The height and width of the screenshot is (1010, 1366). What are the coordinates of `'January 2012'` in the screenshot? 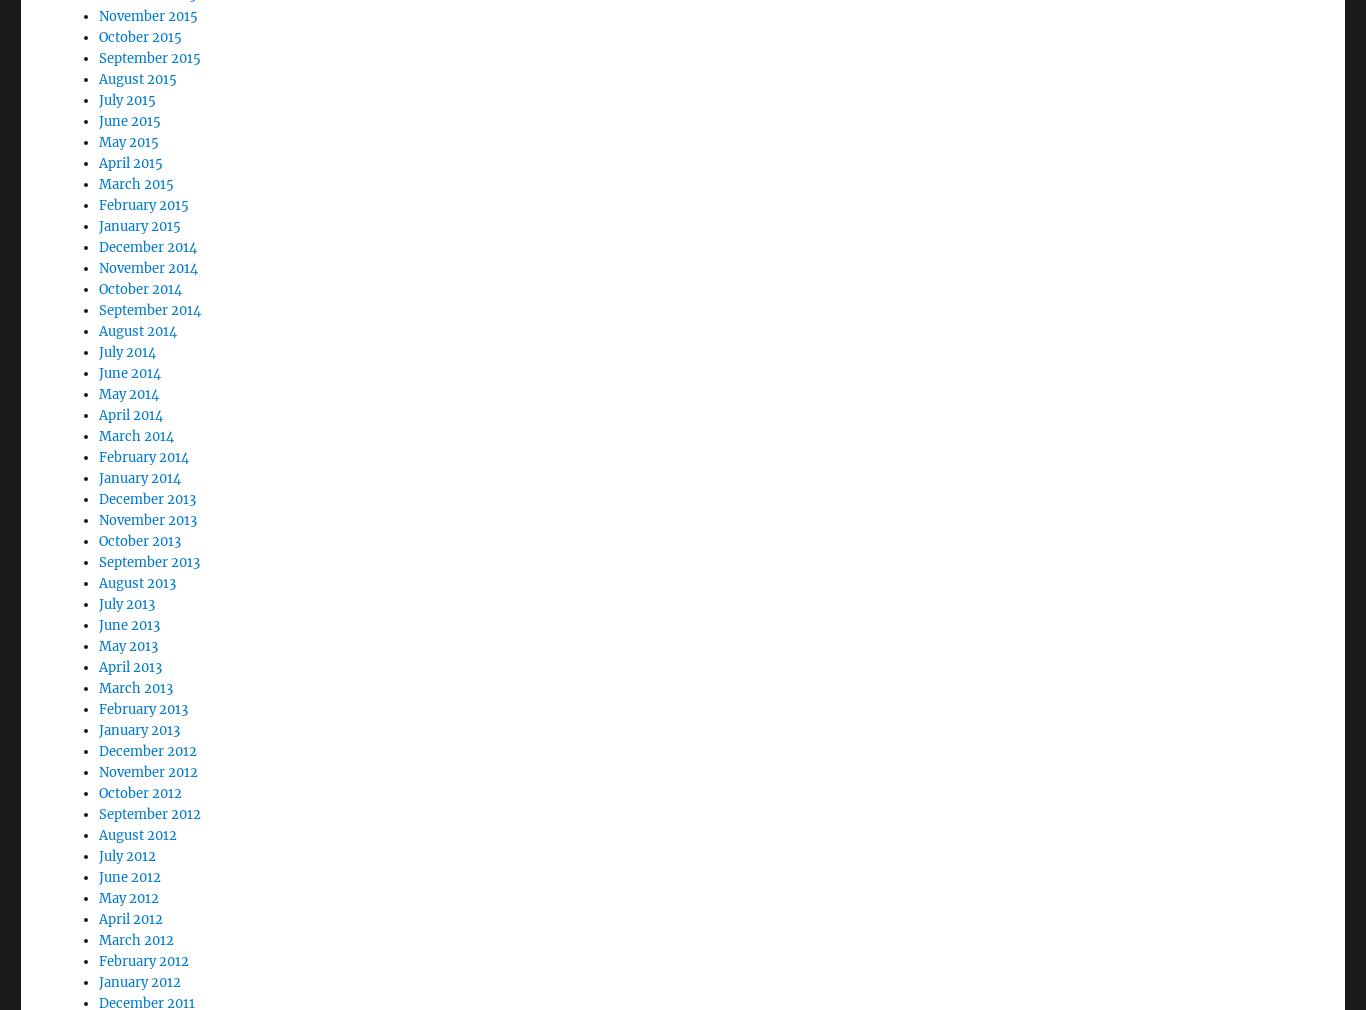 It's located at (139, 927).